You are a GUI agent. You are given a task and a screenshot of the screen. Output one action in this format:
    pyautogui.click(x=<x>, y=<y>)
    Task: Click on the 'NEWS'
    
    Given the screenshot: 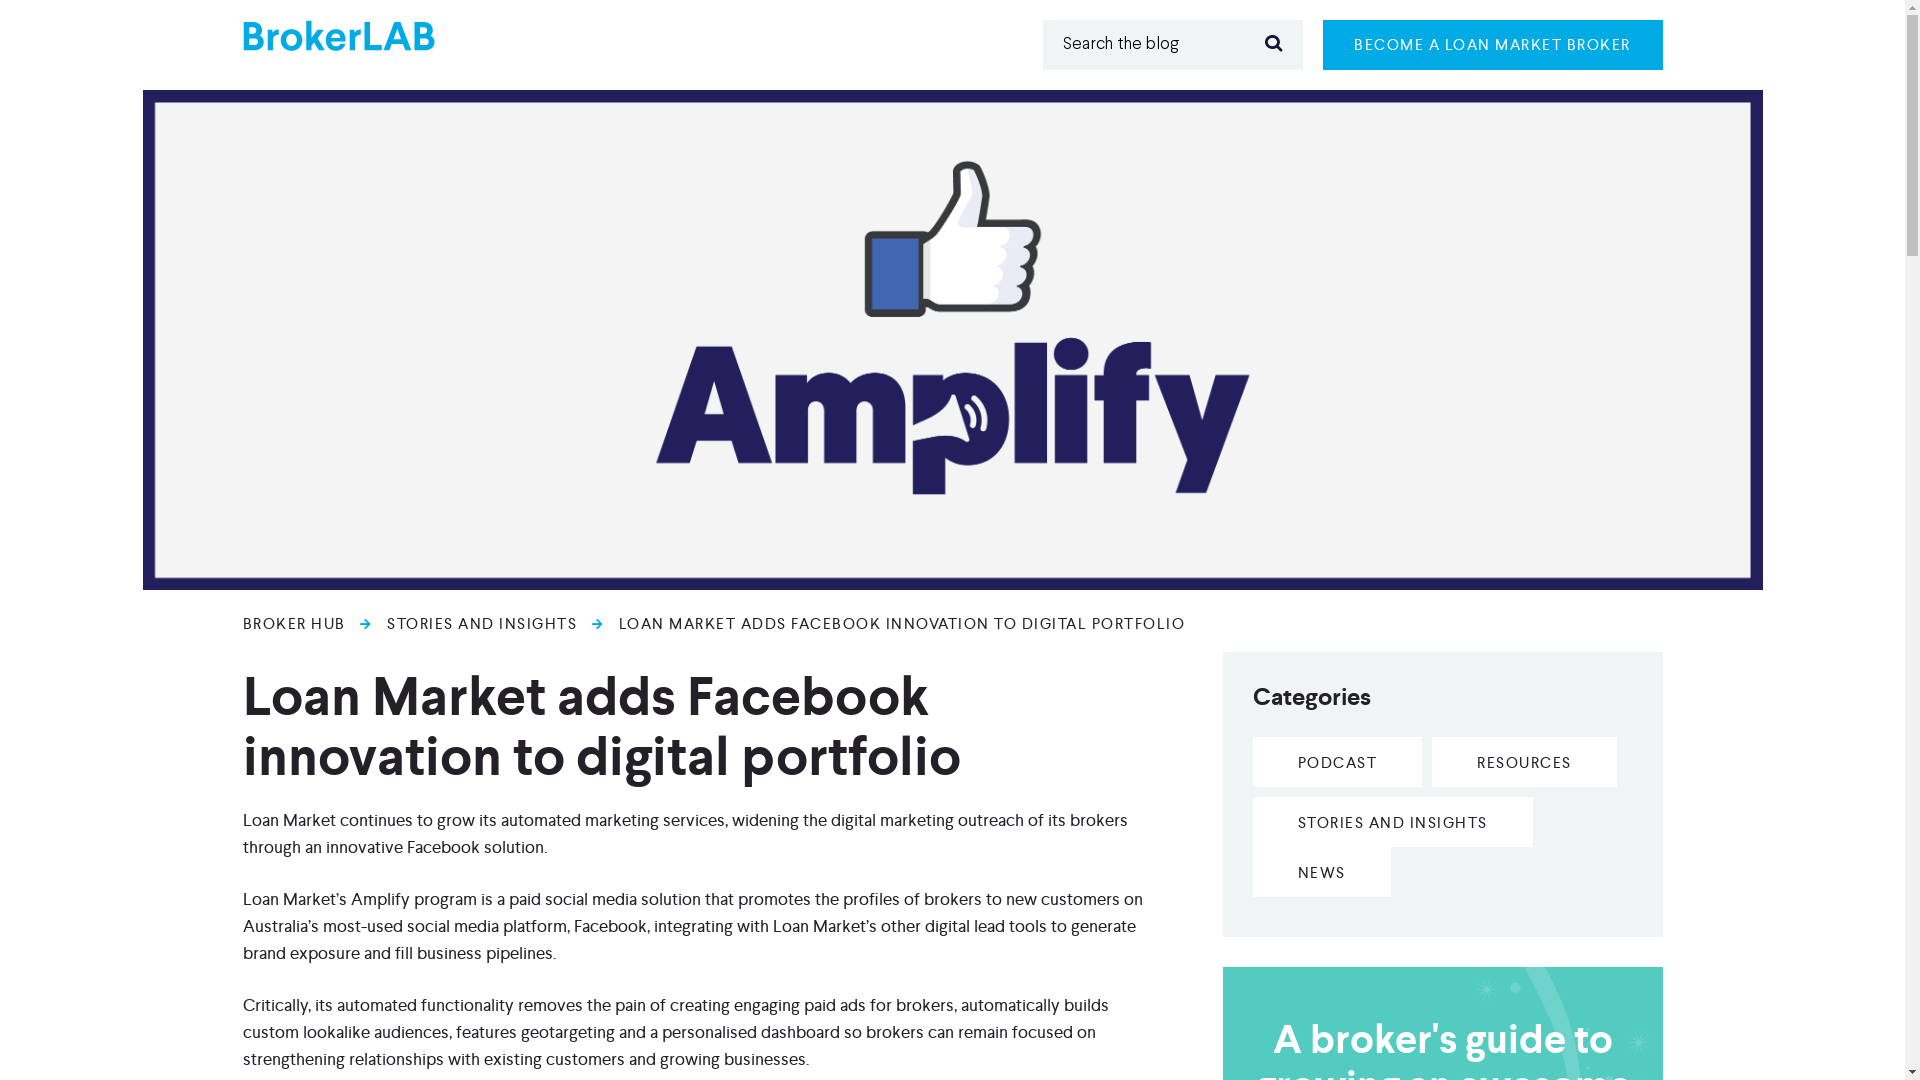 What is the action you would take?
    pyautogui.click(x=1320, y=870)
    